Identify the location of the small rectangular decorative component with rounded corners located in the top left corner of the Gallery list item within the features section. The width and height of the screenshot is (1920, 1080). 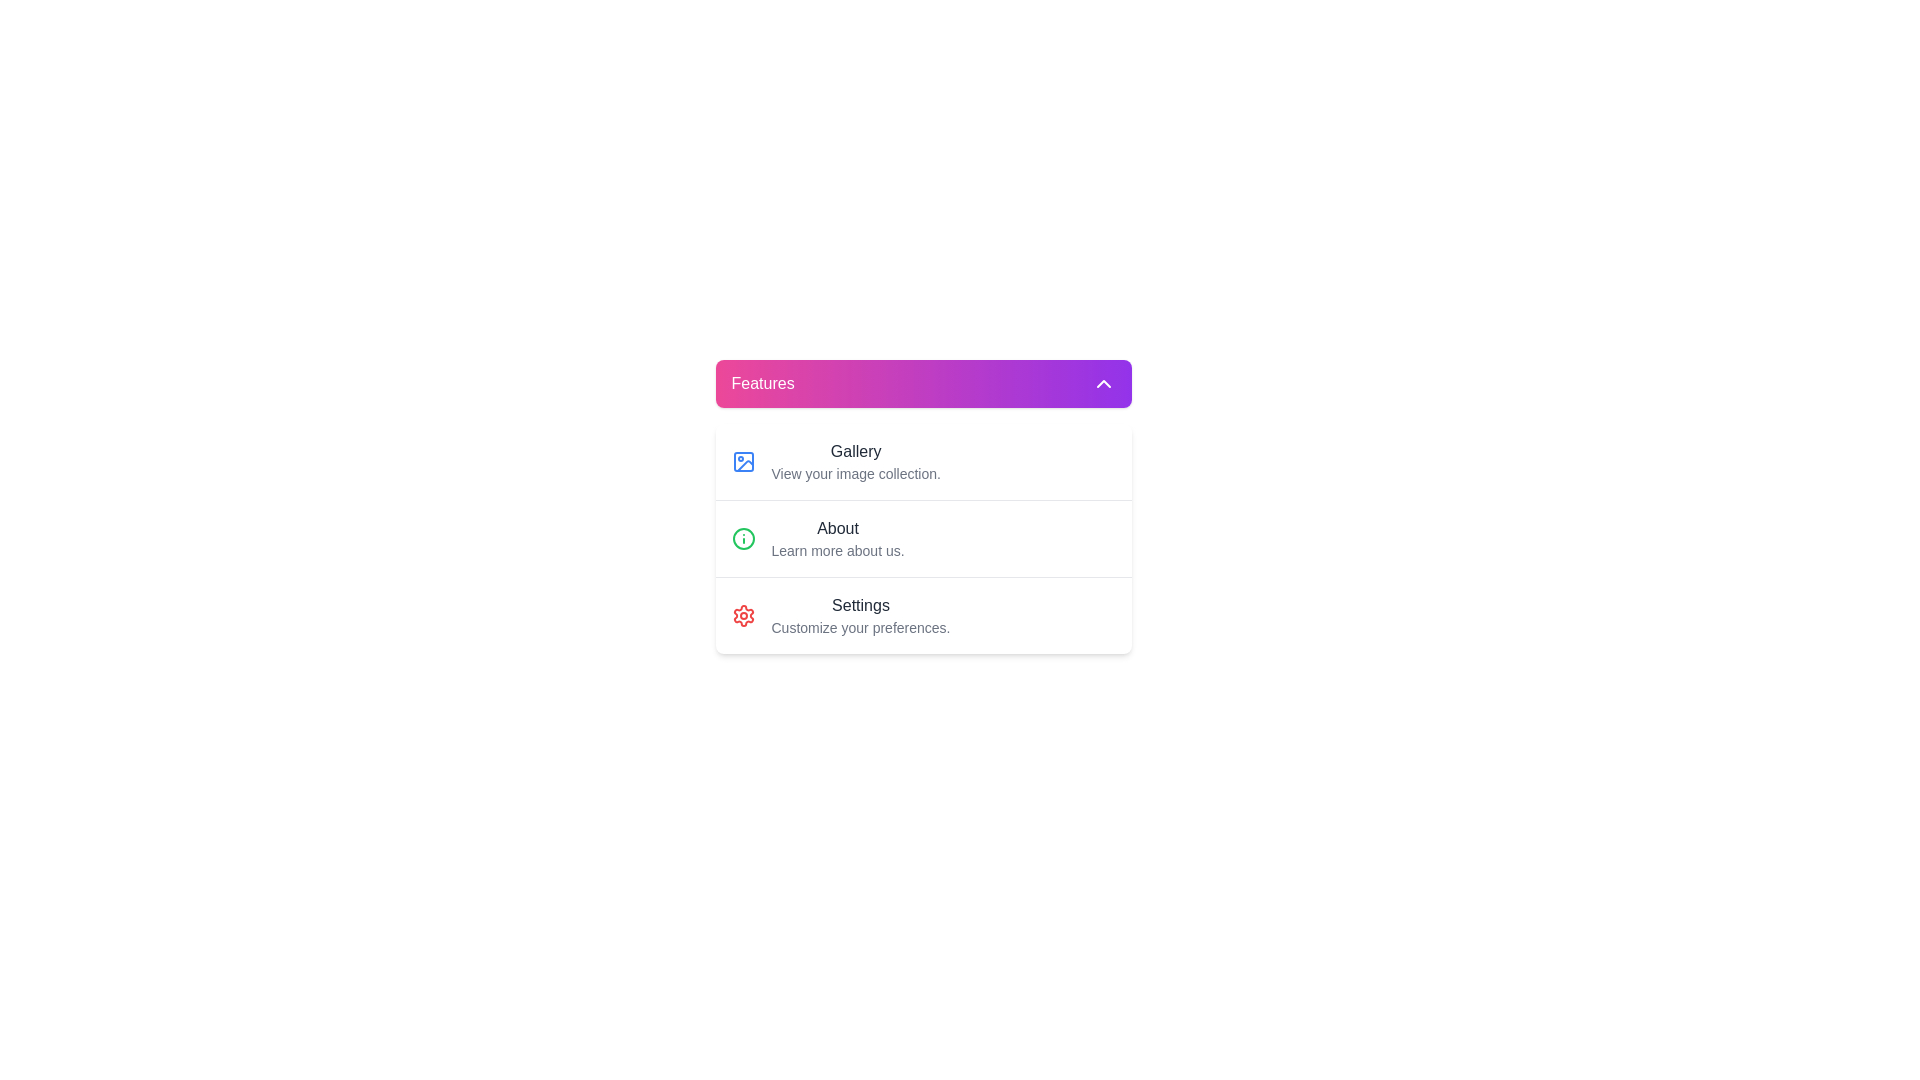
(742, 462).